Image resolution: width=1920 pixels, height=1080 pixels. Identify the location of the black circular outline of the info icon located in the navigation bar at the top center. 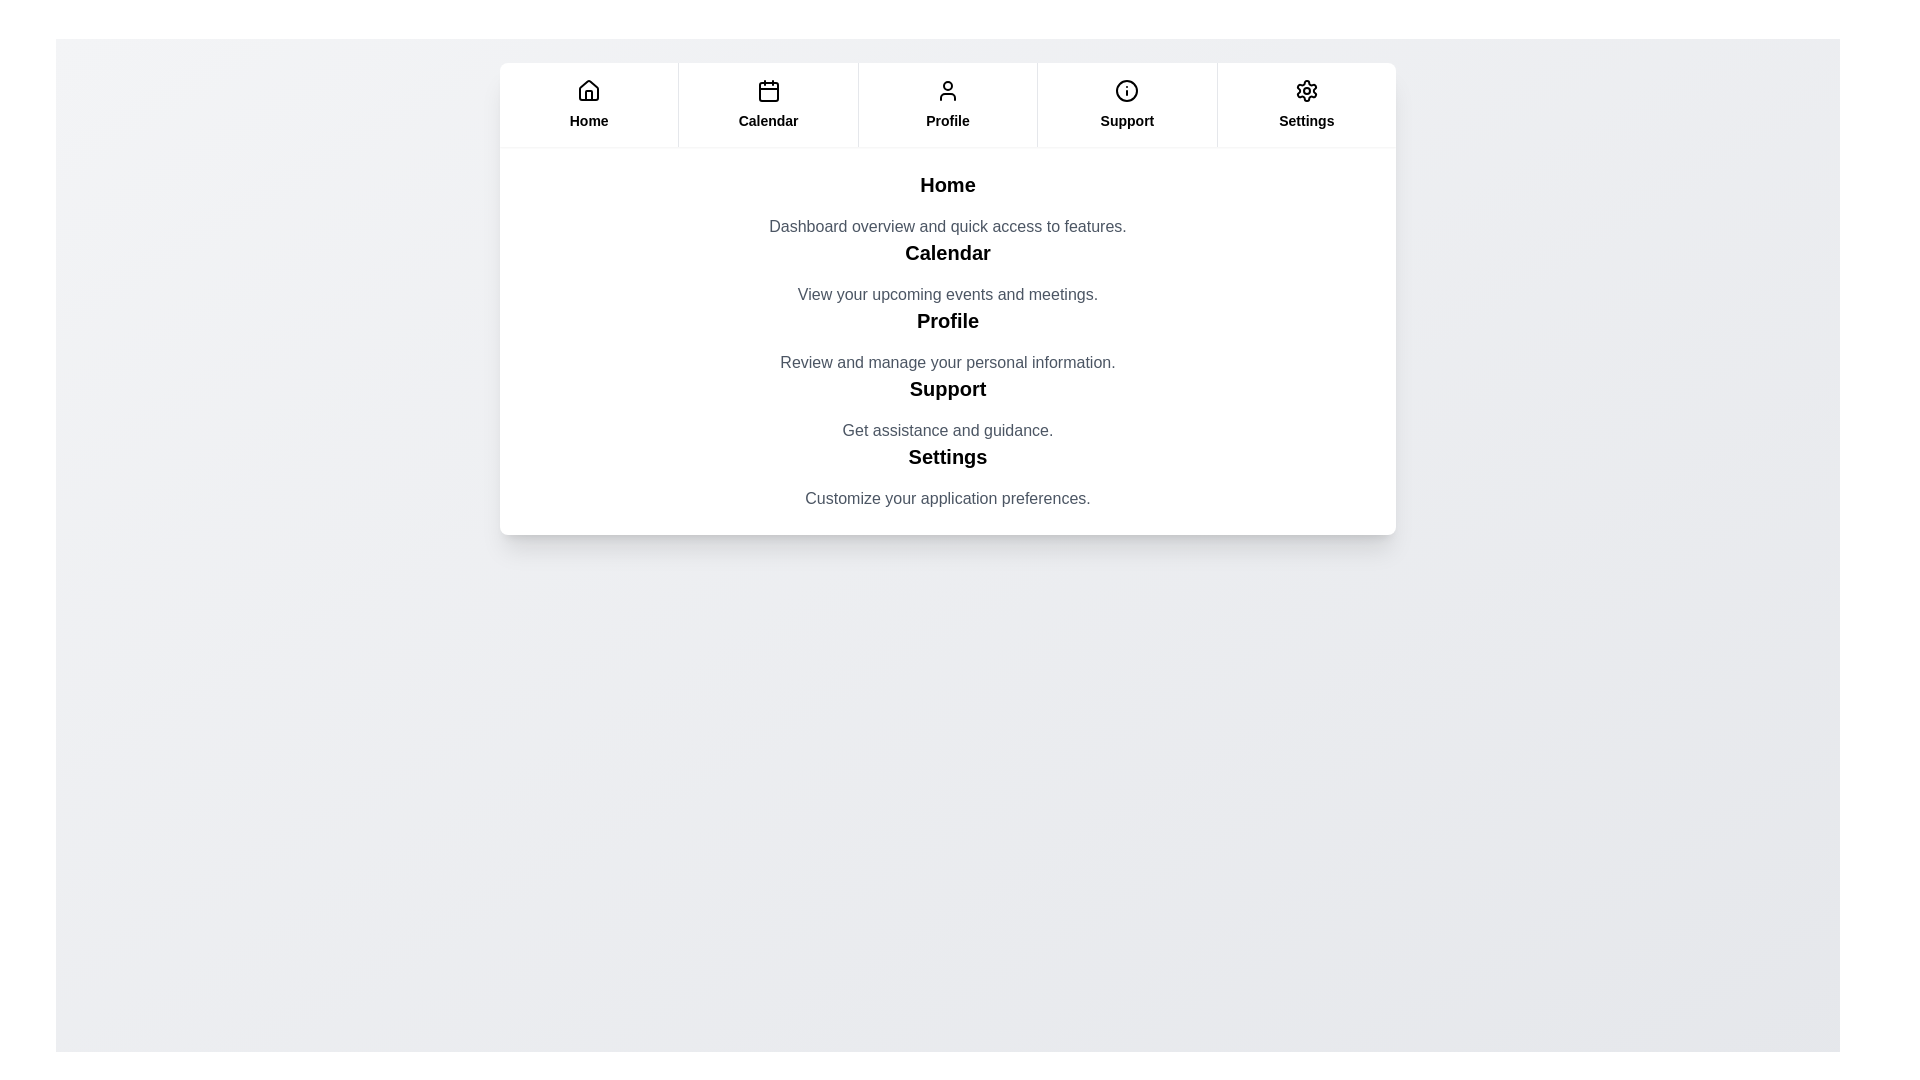
(1127, 91).